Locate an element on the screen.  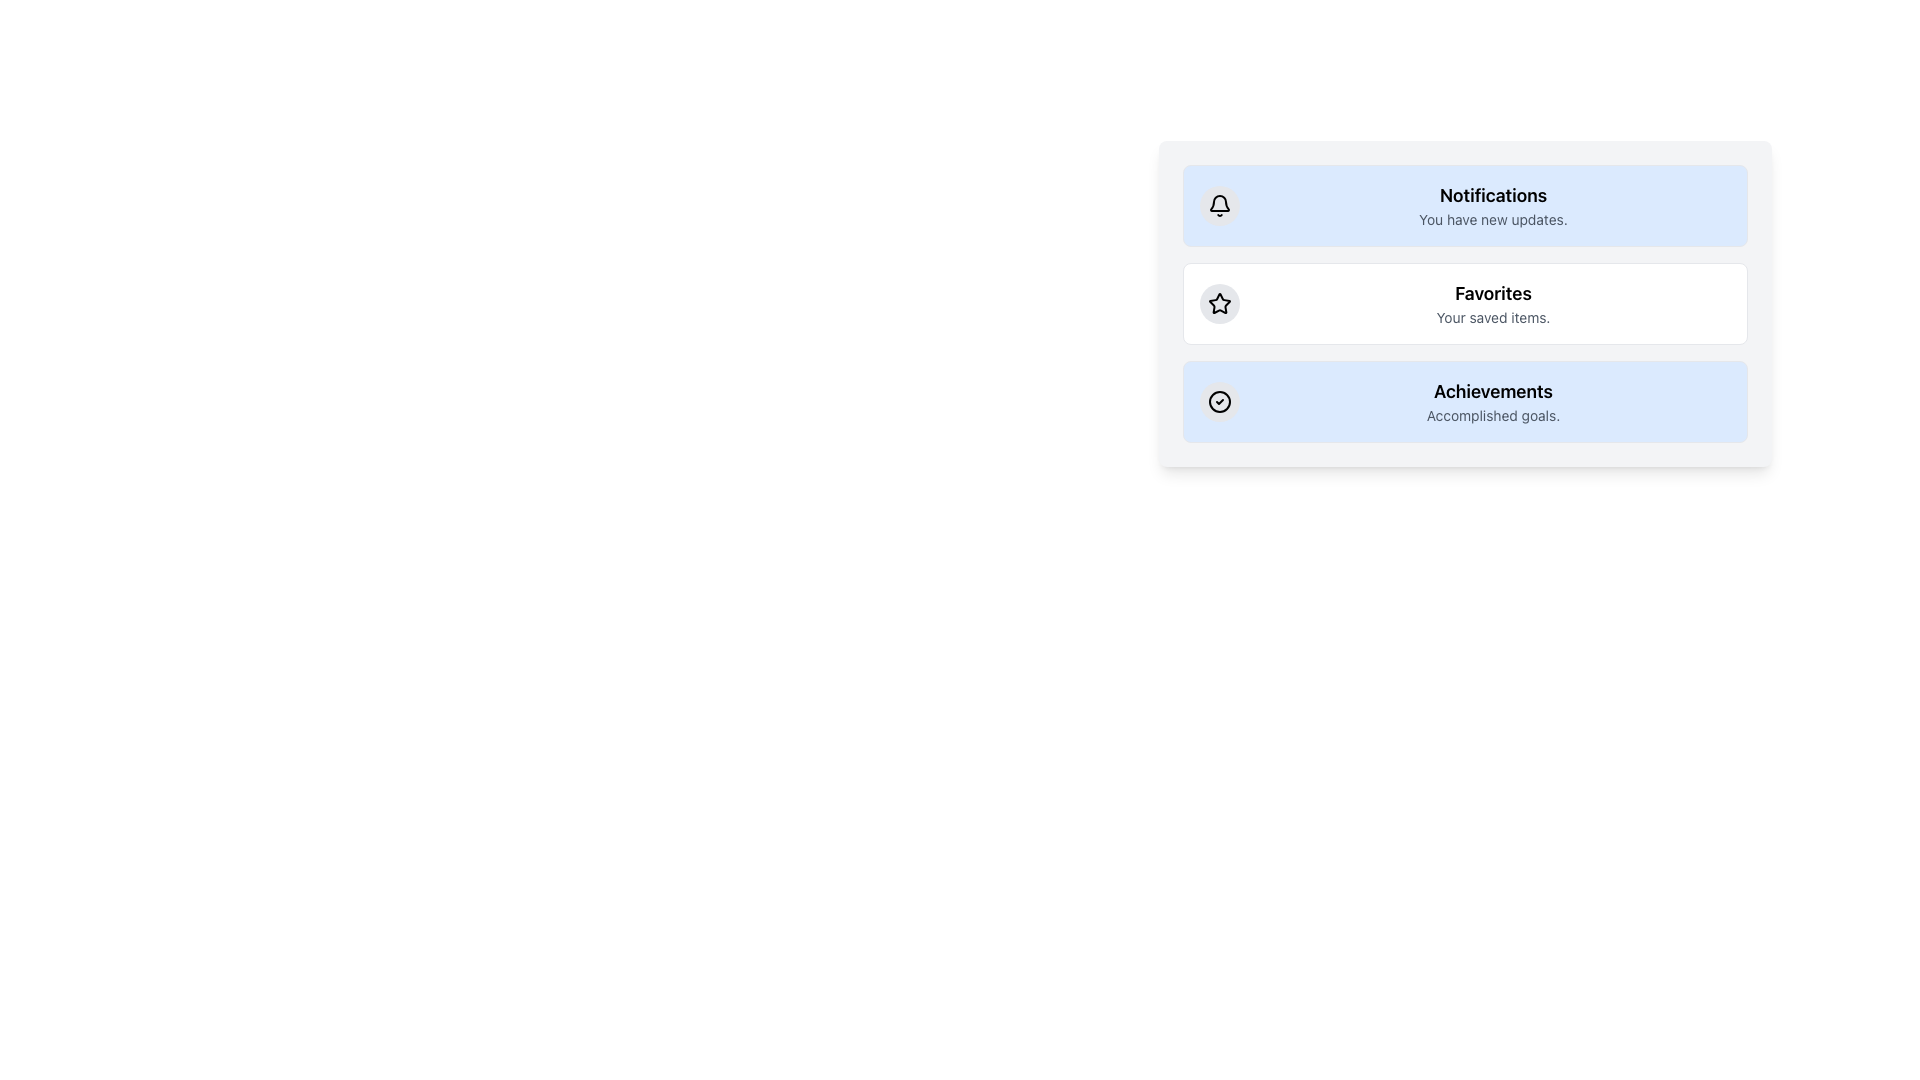
the decorative icon representing the 'Notifications' item located on the left side of the 'Notifications' label, situated in the top section of a vertical list is located at coordinates (1218, 205).